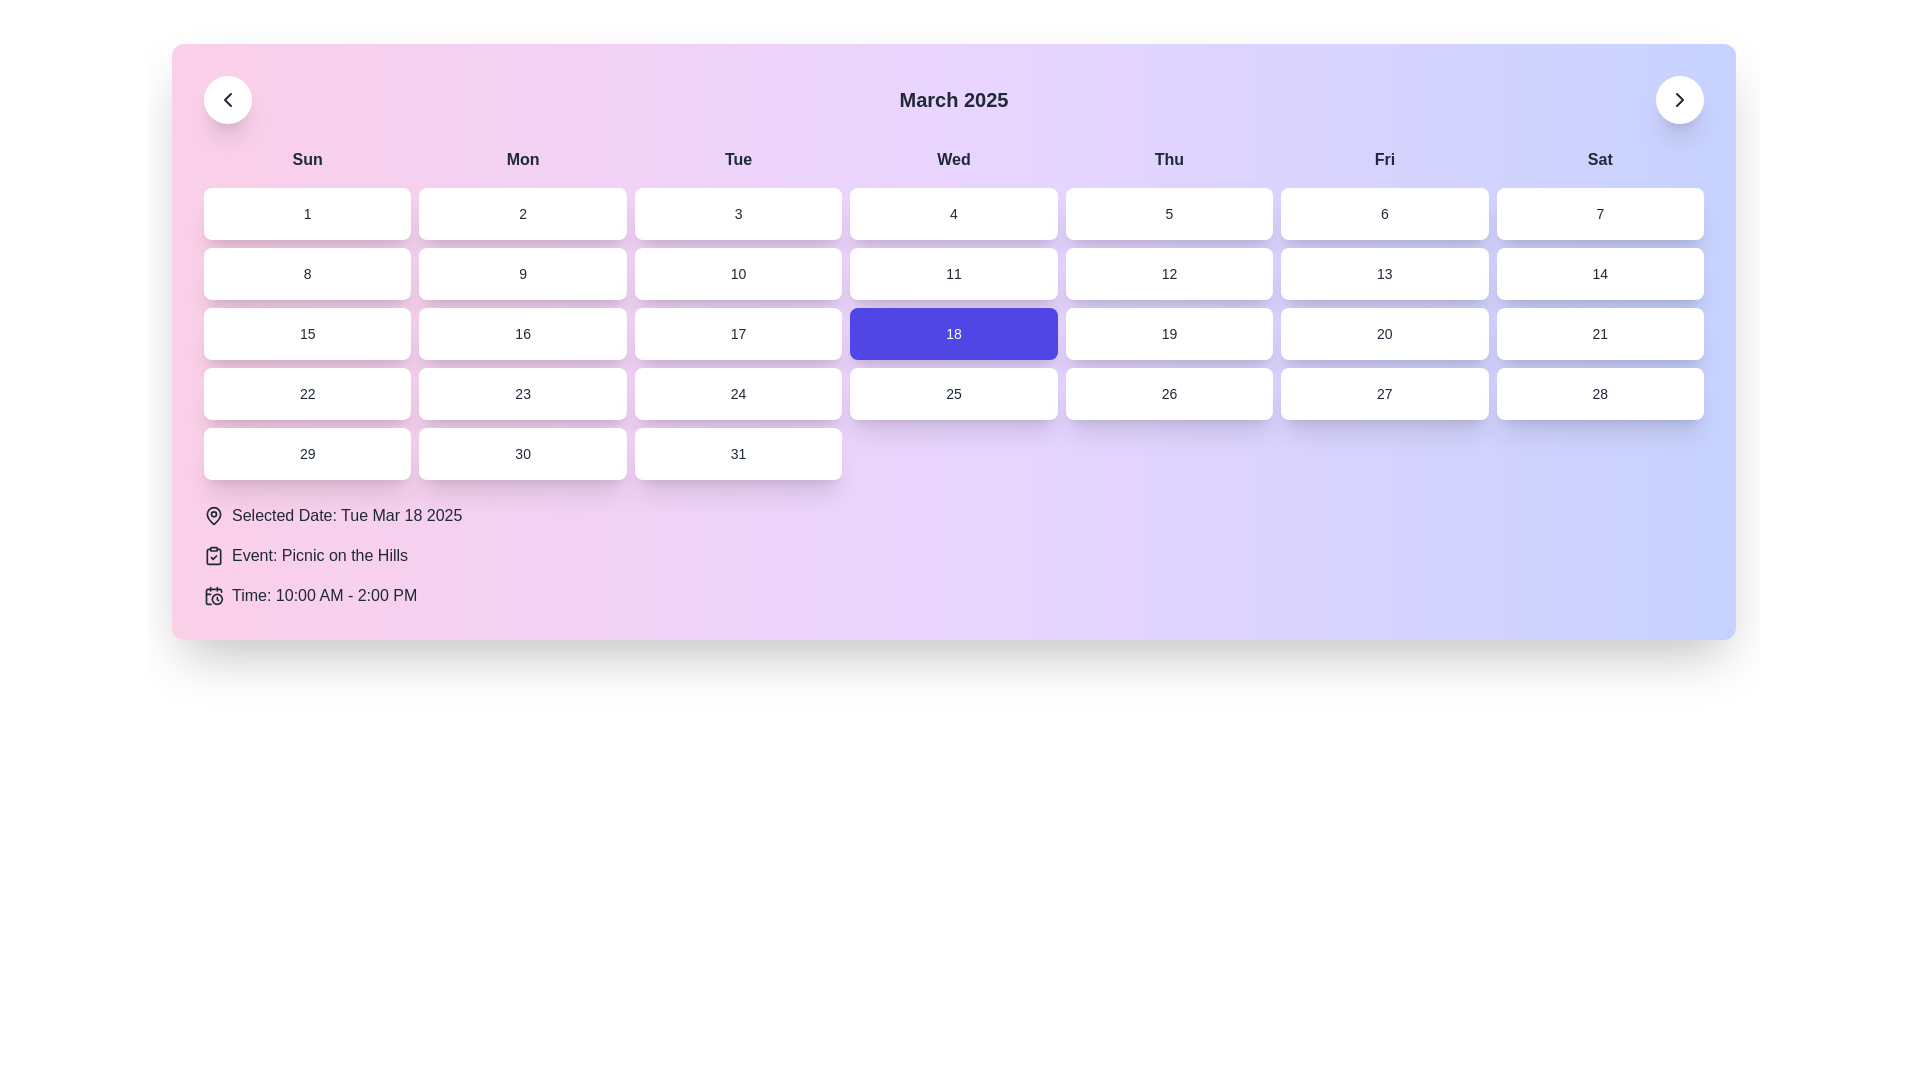 This screenshot has height=1080, width=1920. What do you see at coordinates (523, 158) in the screenshot?
I see `the label indicating 'Monday' in the calendar grid layout, which is positioned between 'Sun' and 'Tue'` at bounding box center [523, 158].